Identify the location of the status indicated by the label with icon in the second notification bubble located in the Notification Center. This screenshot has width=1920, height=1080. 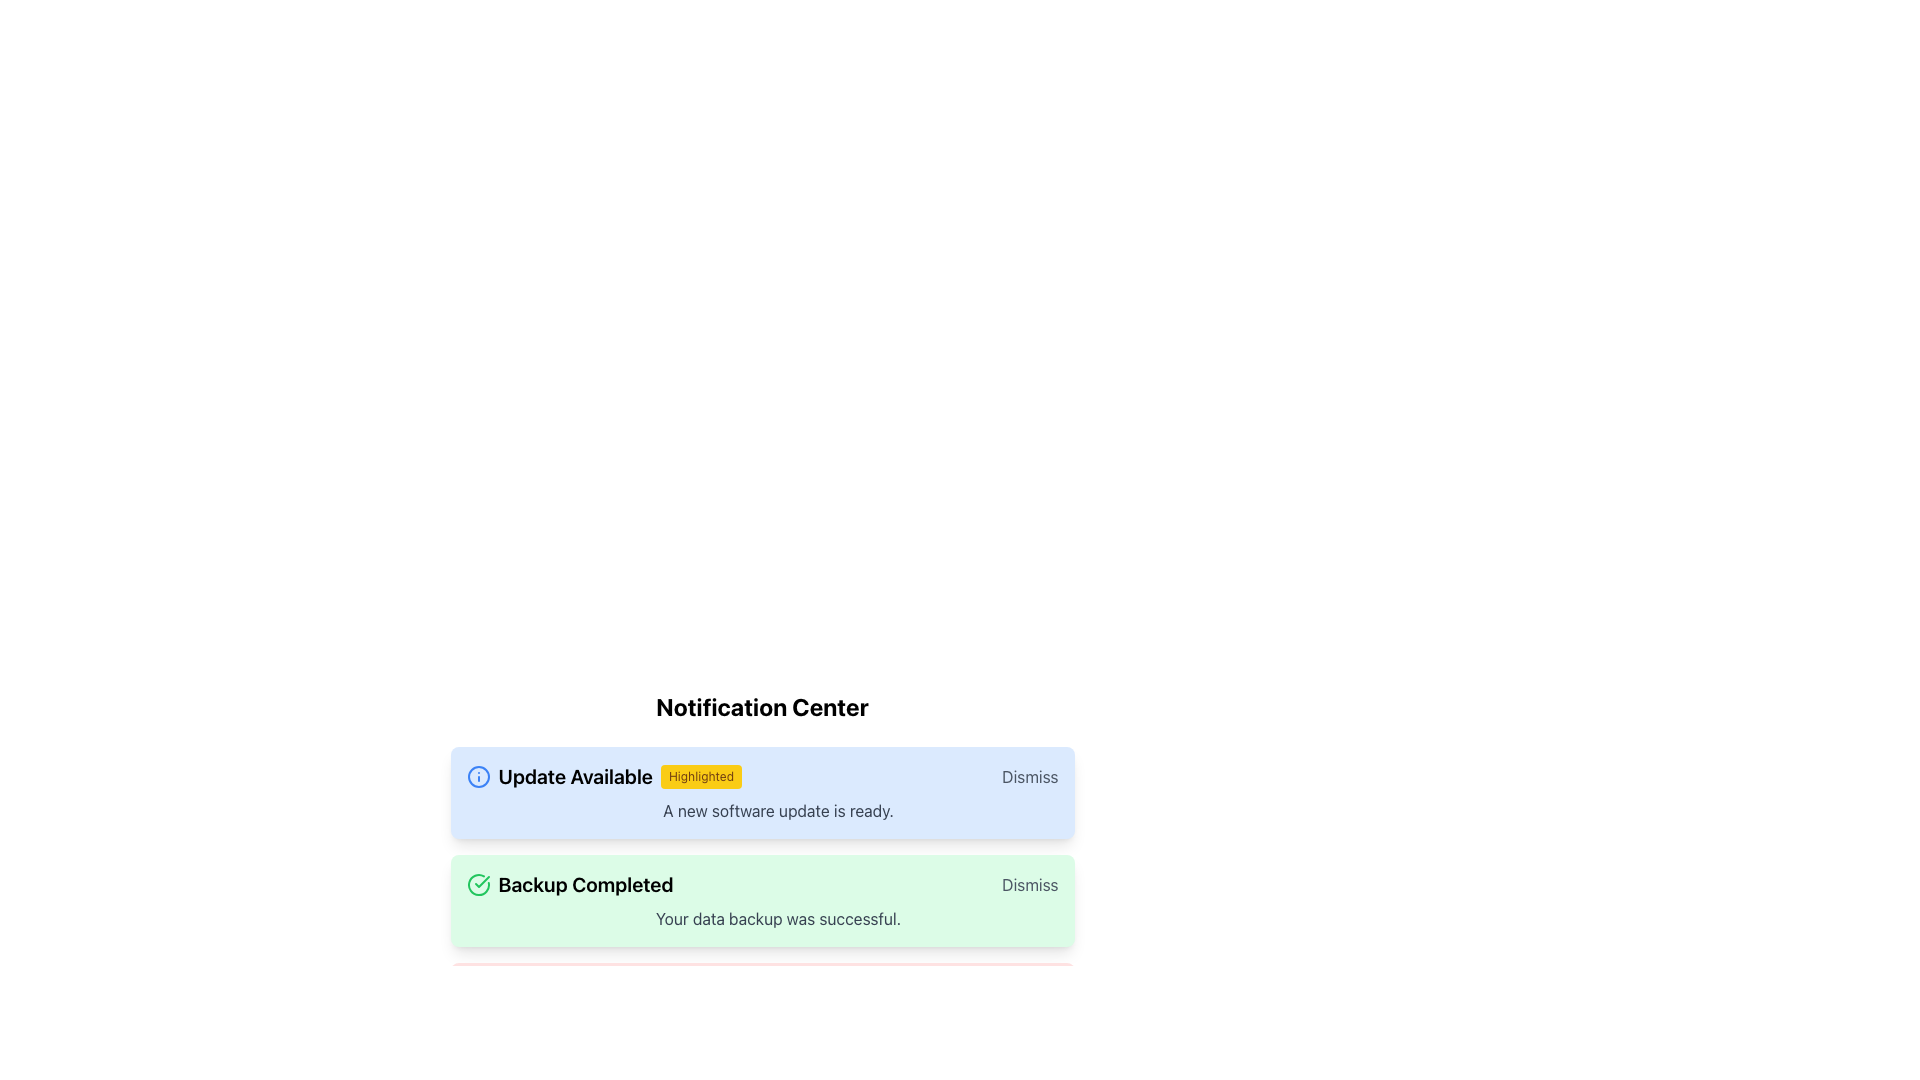
(569, 883).